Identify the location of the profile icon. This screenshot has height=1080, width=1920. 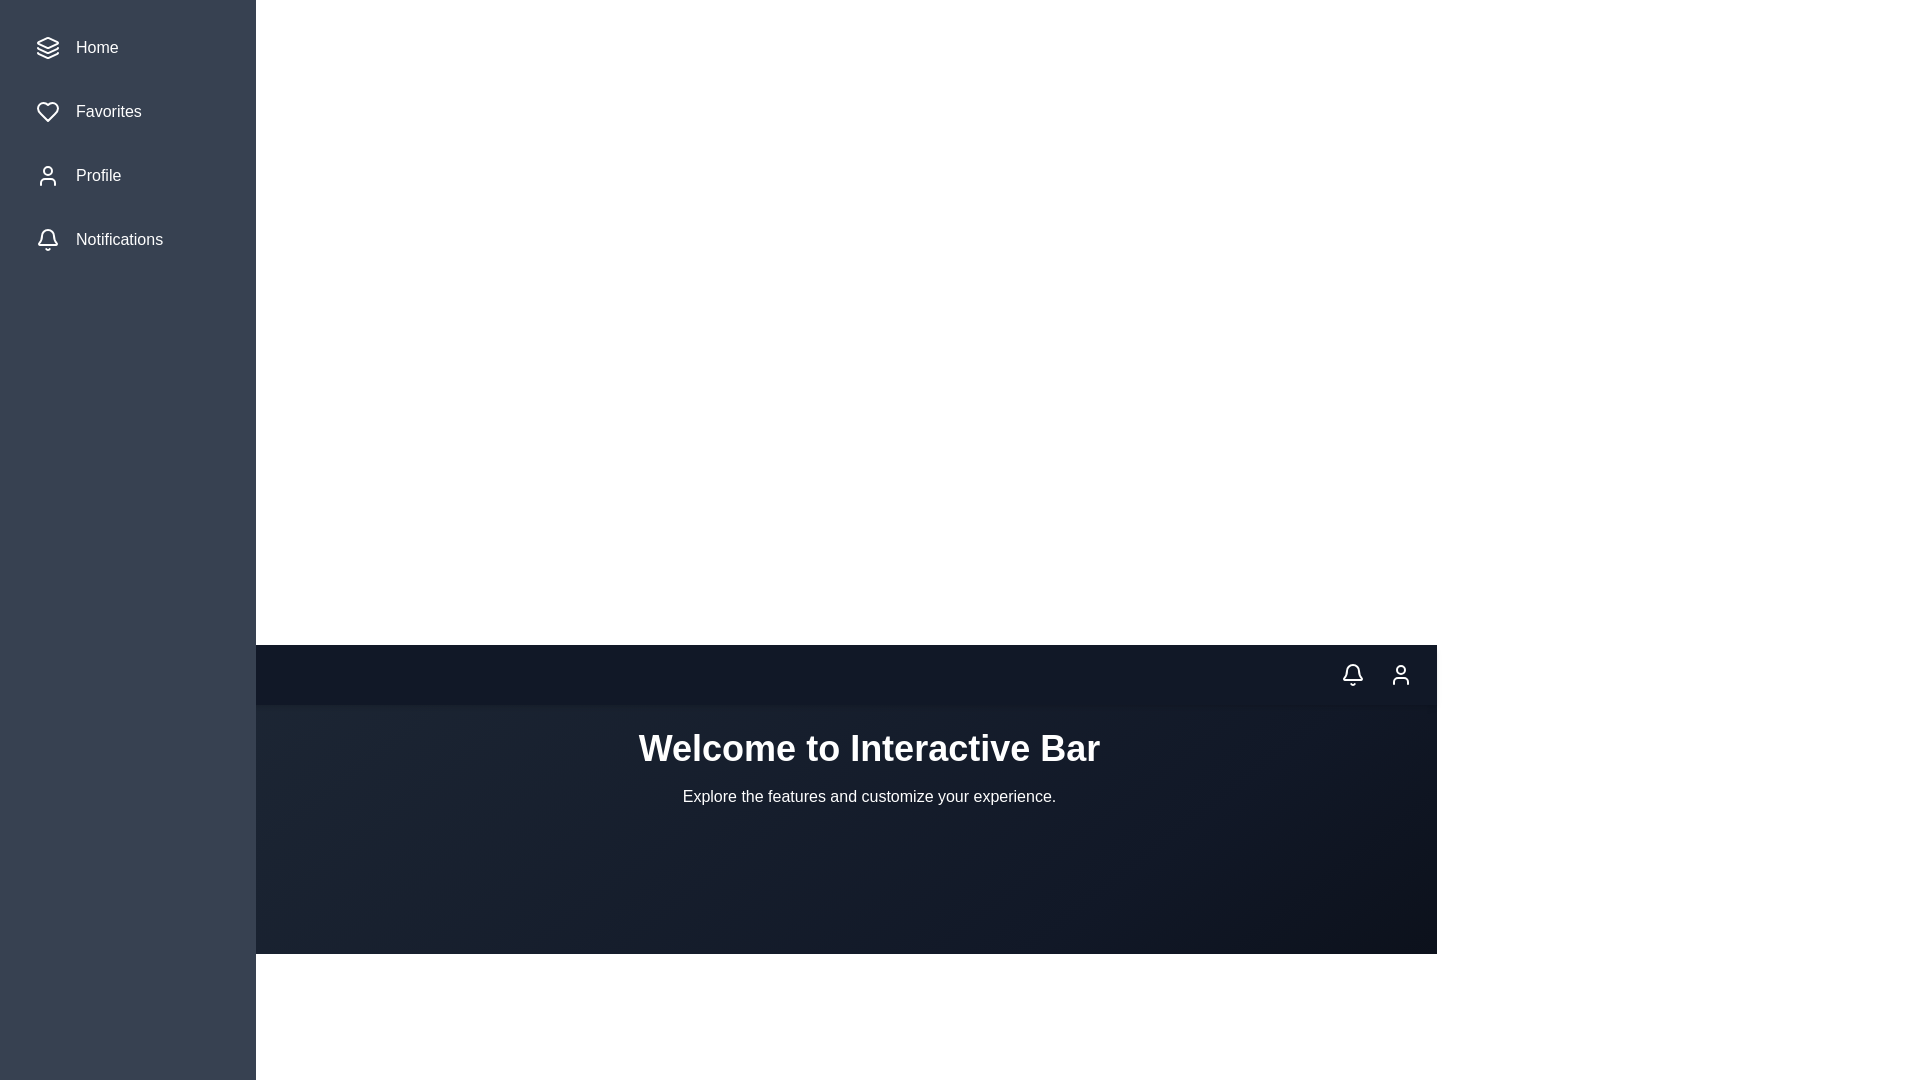
(1400, 675).